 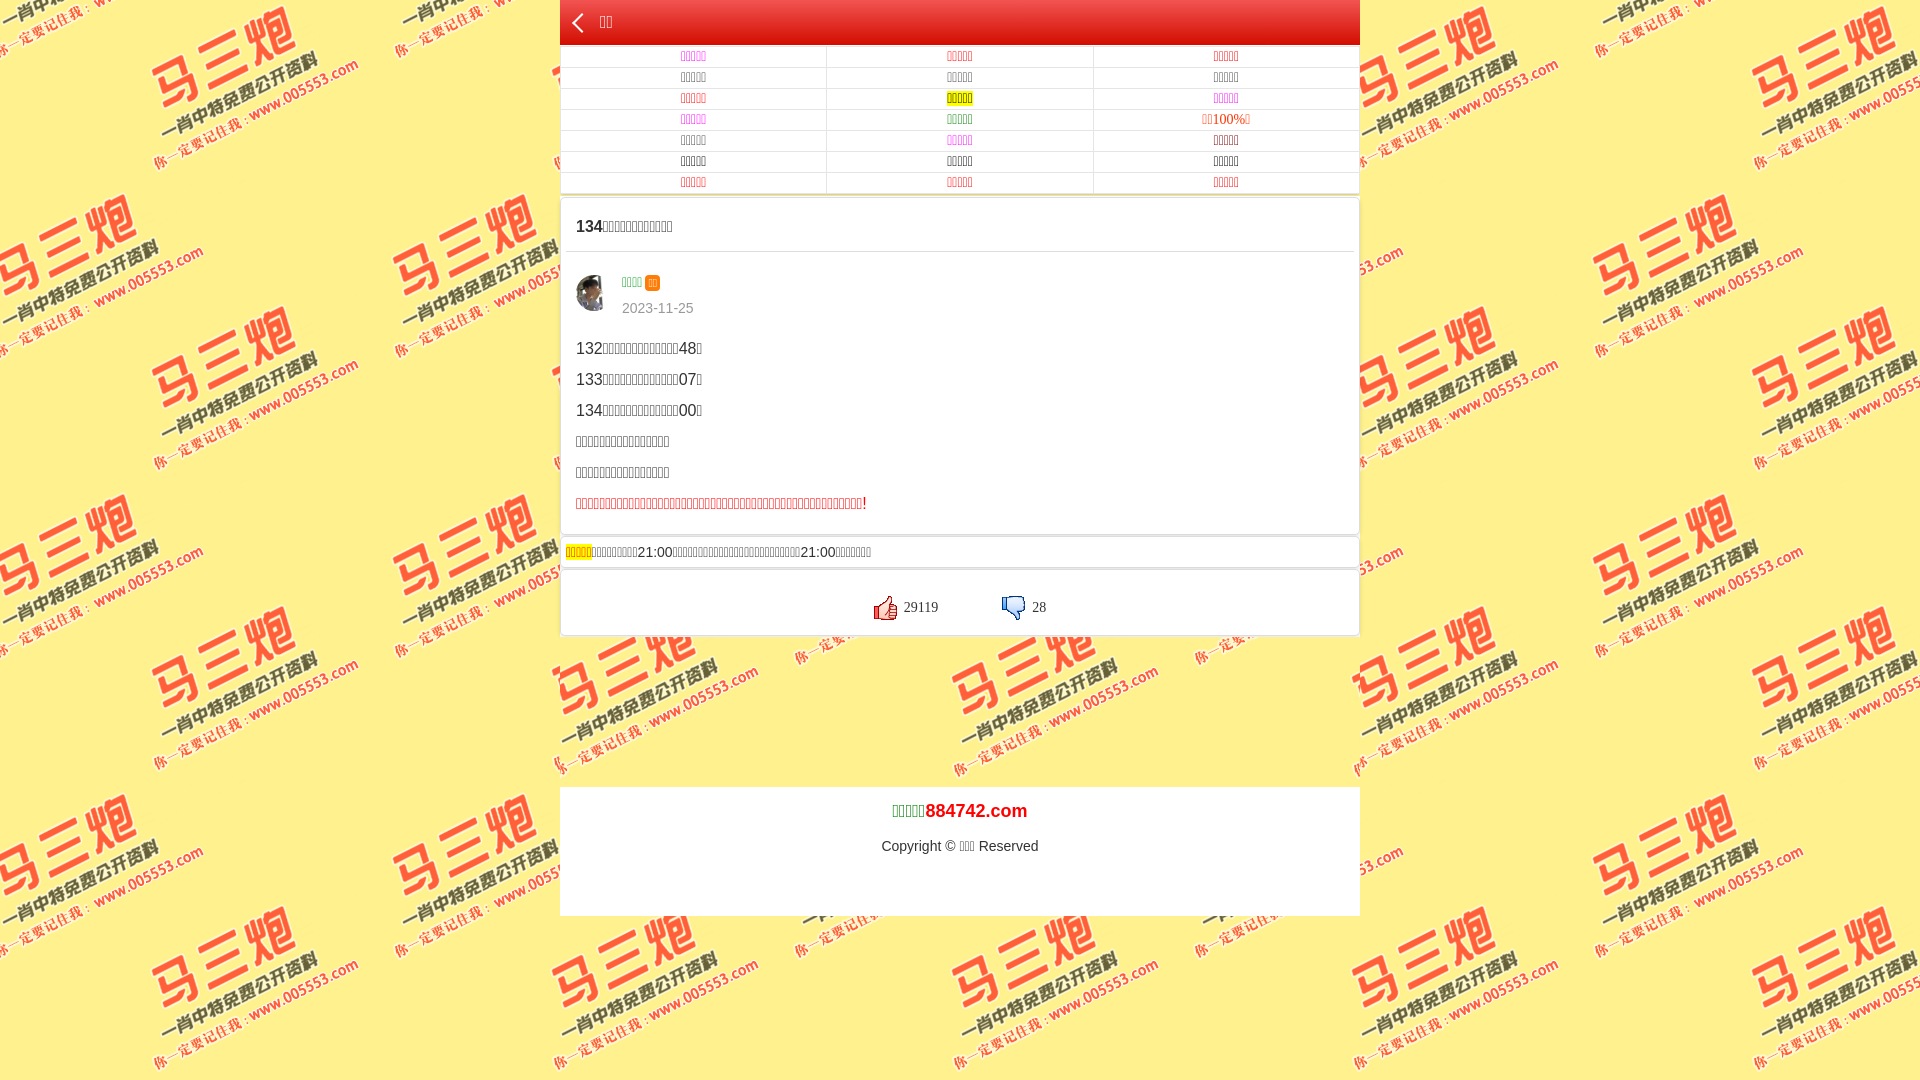 I want to click on '28', so click(x=1023, y=606).